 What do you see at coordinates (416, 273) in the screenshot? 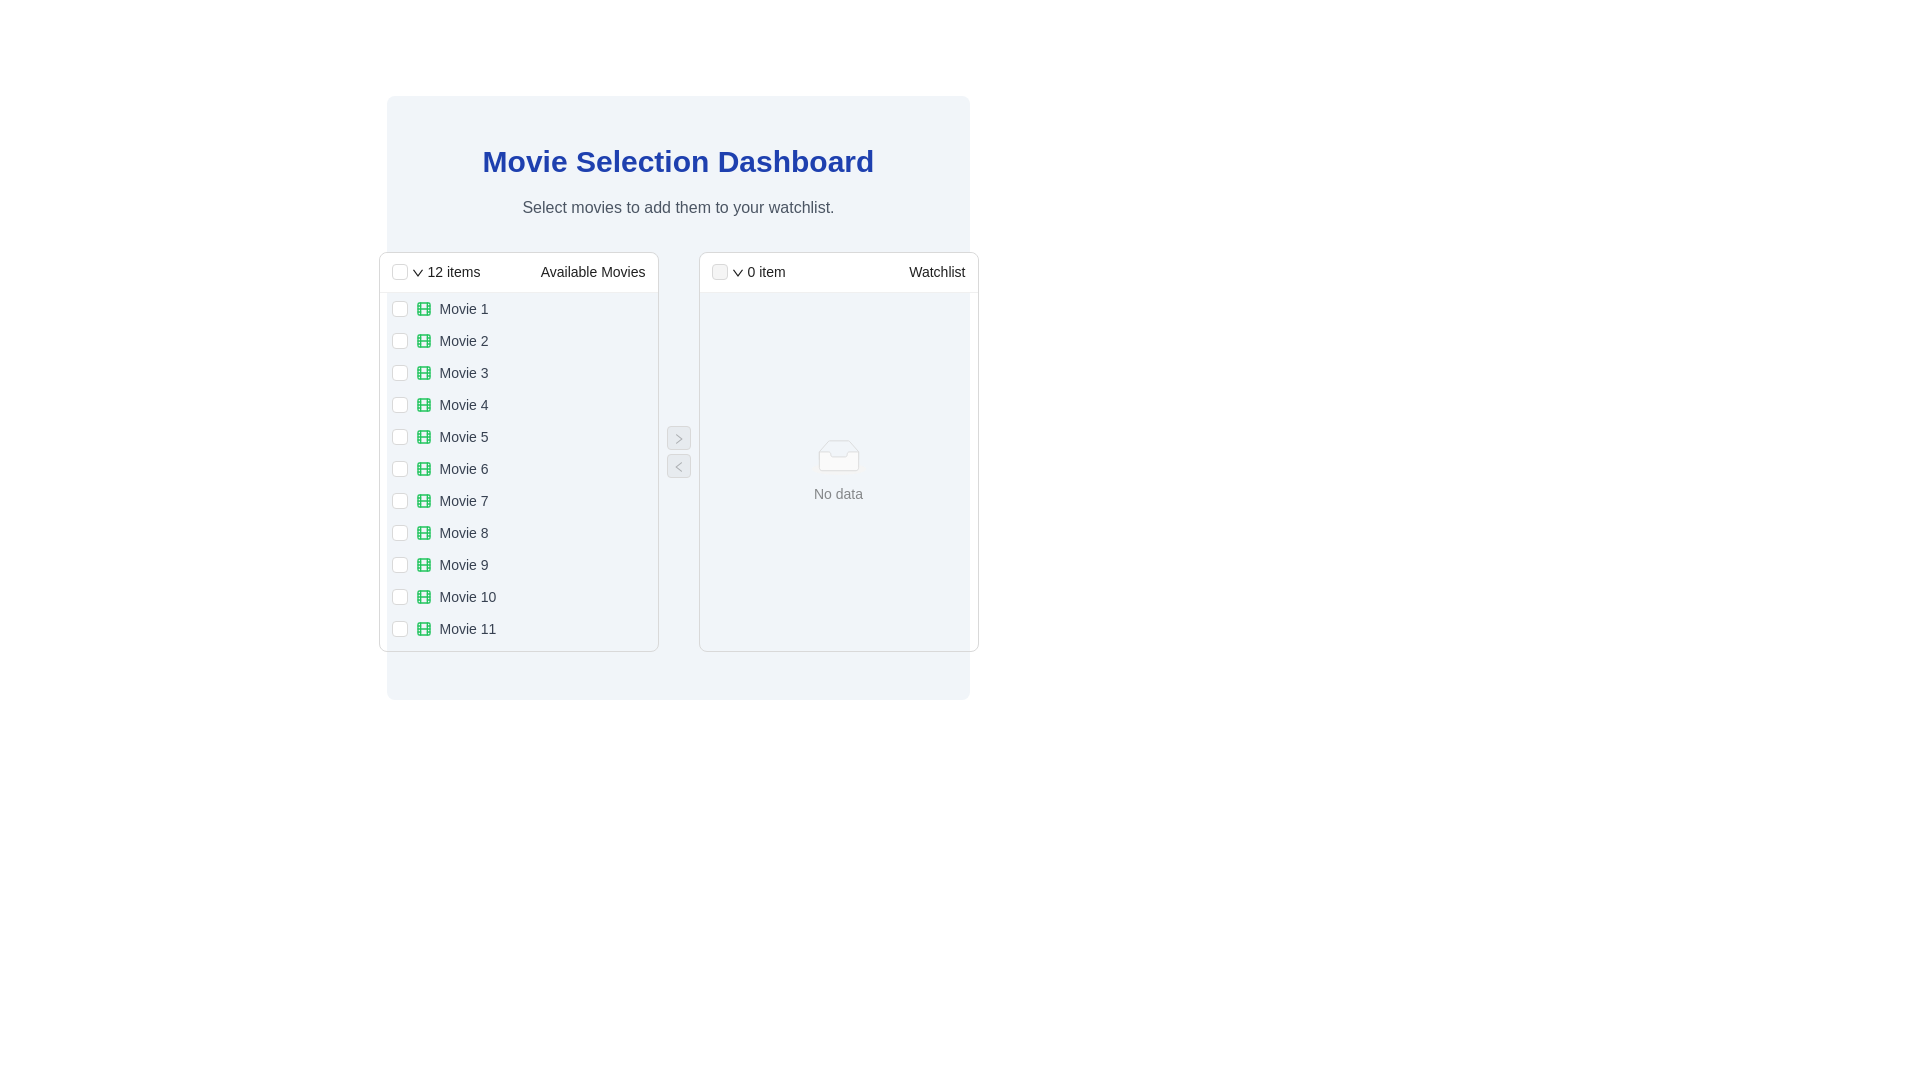
I see `the dropdown arrow icon located in the header of the Available Movies section to trigger a tooltip or highlight effect` at bounding box center [416, 273].